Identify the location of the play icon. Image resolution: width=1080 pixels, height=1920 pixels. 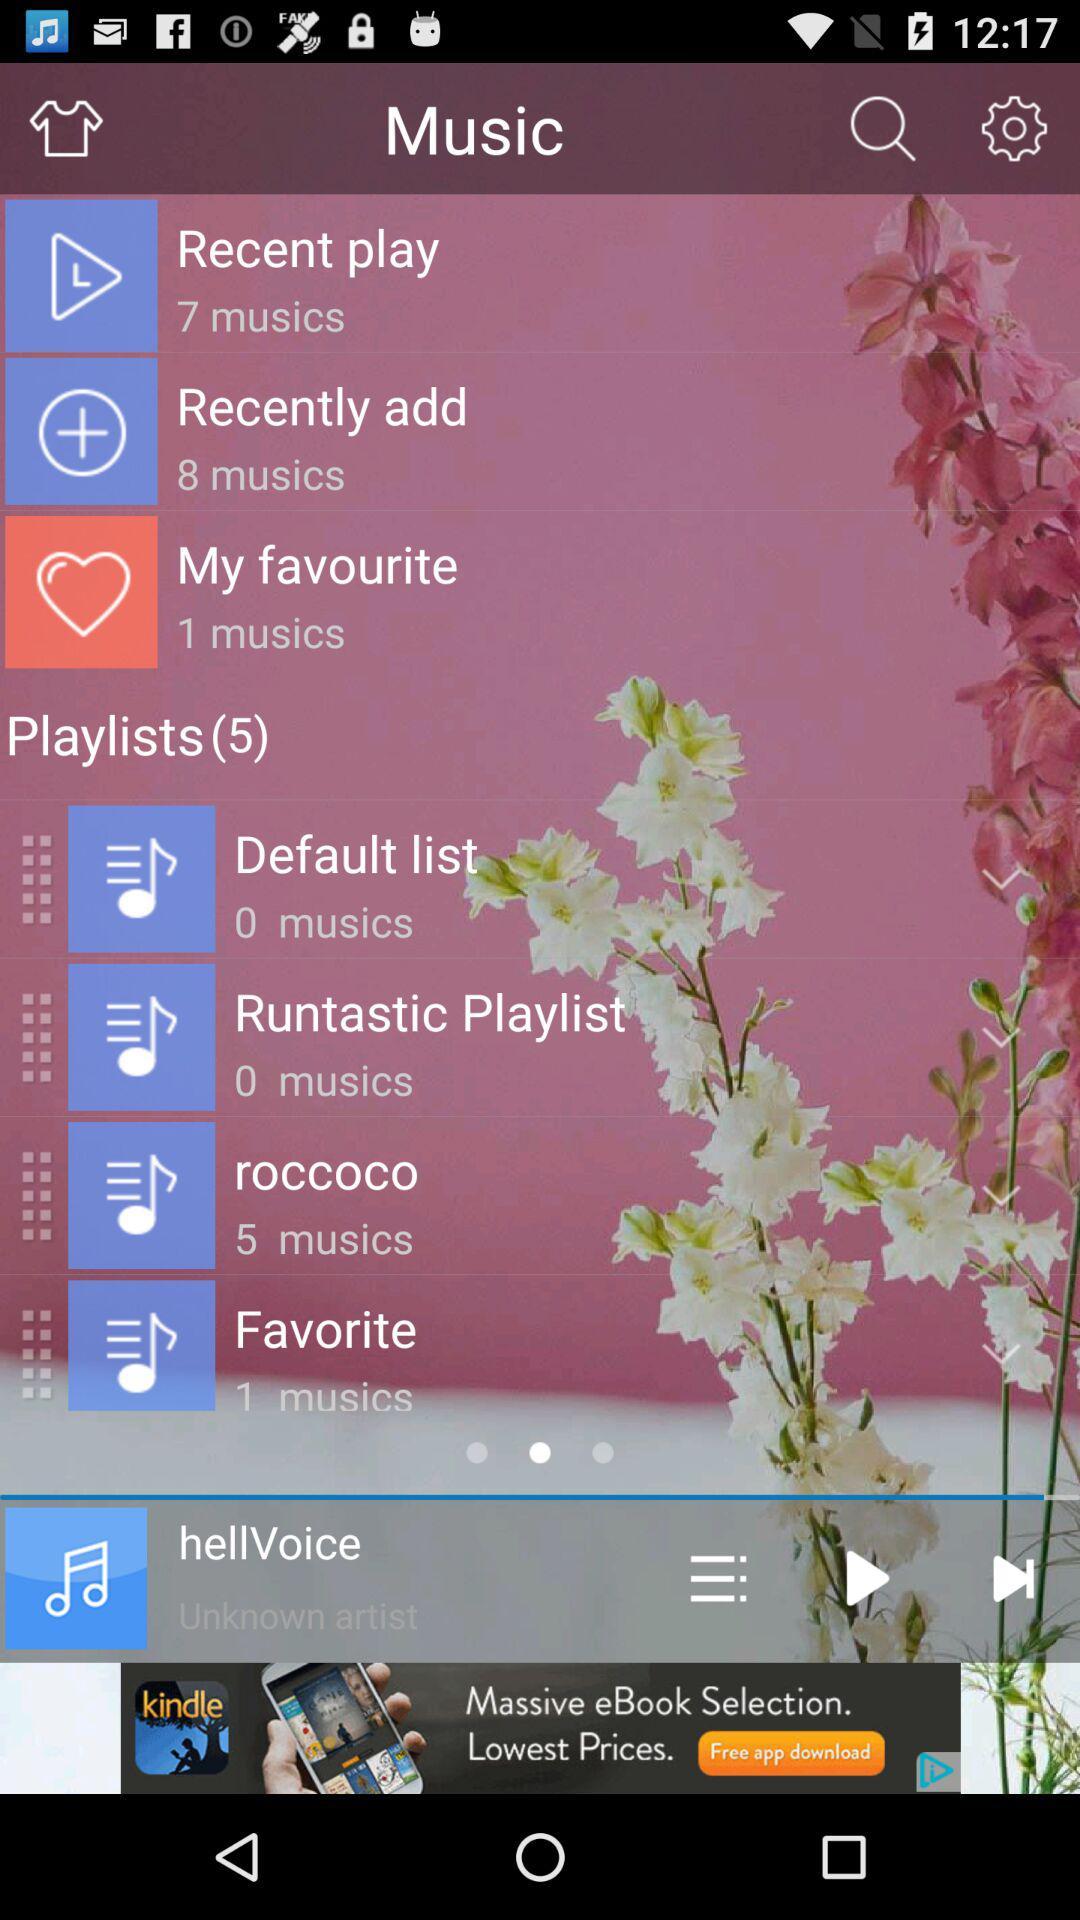
(867, 1688).